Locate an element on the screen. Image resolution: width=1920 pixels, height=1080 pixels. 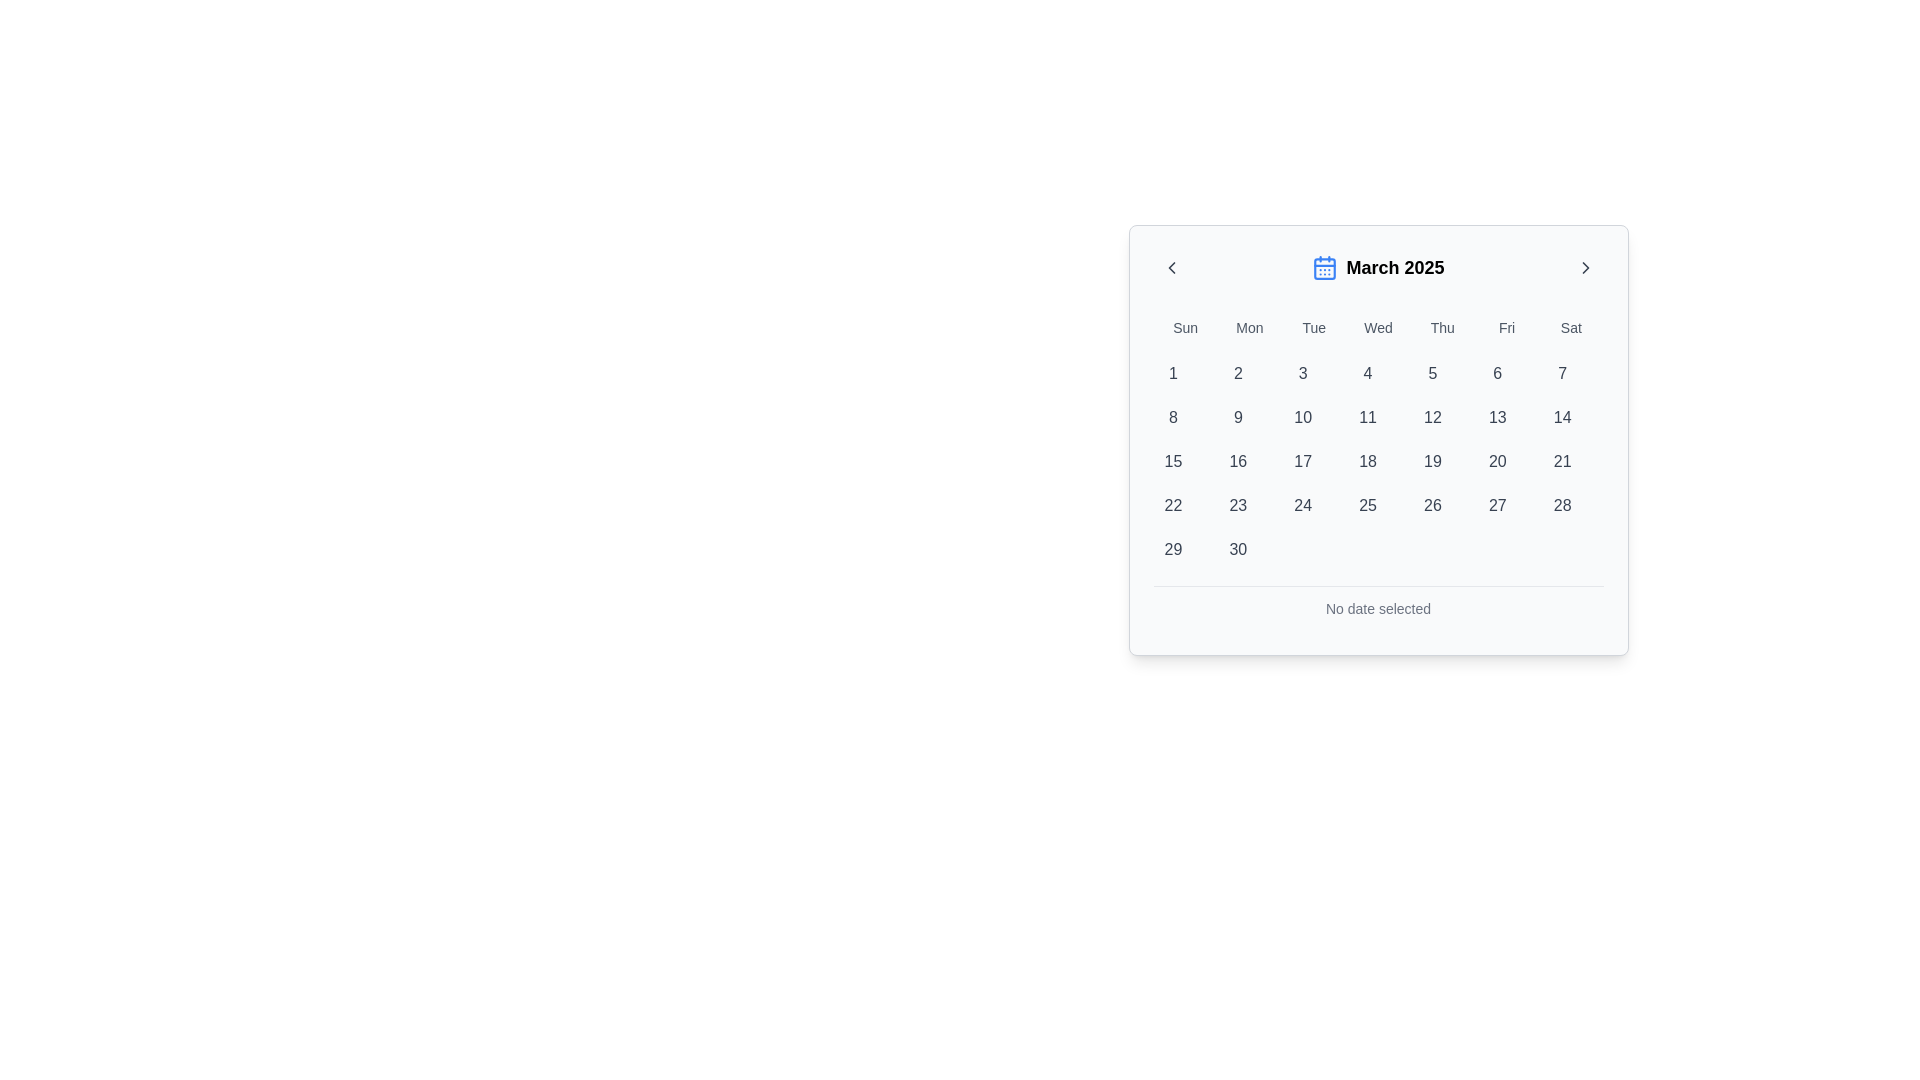
the chevron icon pointing to the left in the calendar widget is located at coordinates (1171, 266).